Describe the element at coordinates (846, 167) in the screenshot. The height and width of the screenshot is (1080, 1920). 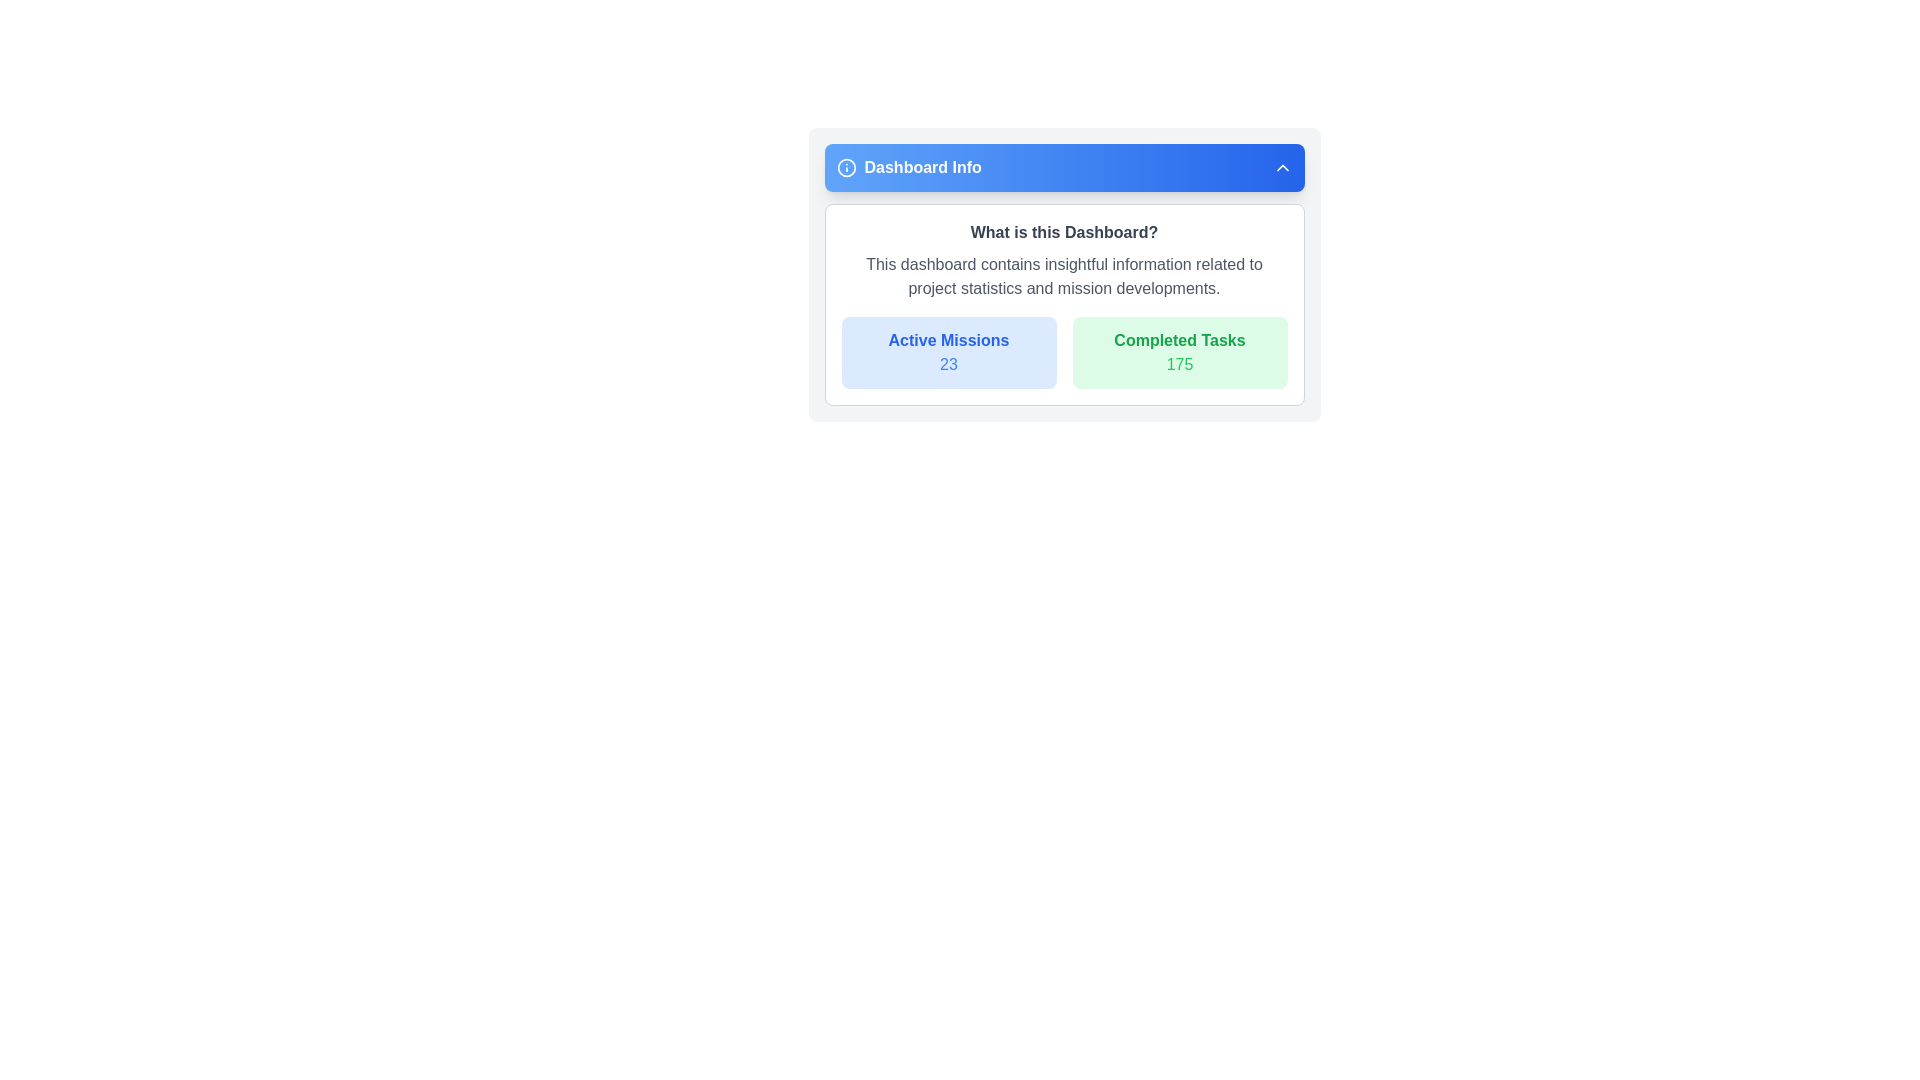
I see `the circular shape within the information icon located in the header section of the 'Dashboard Info' card` at that location.